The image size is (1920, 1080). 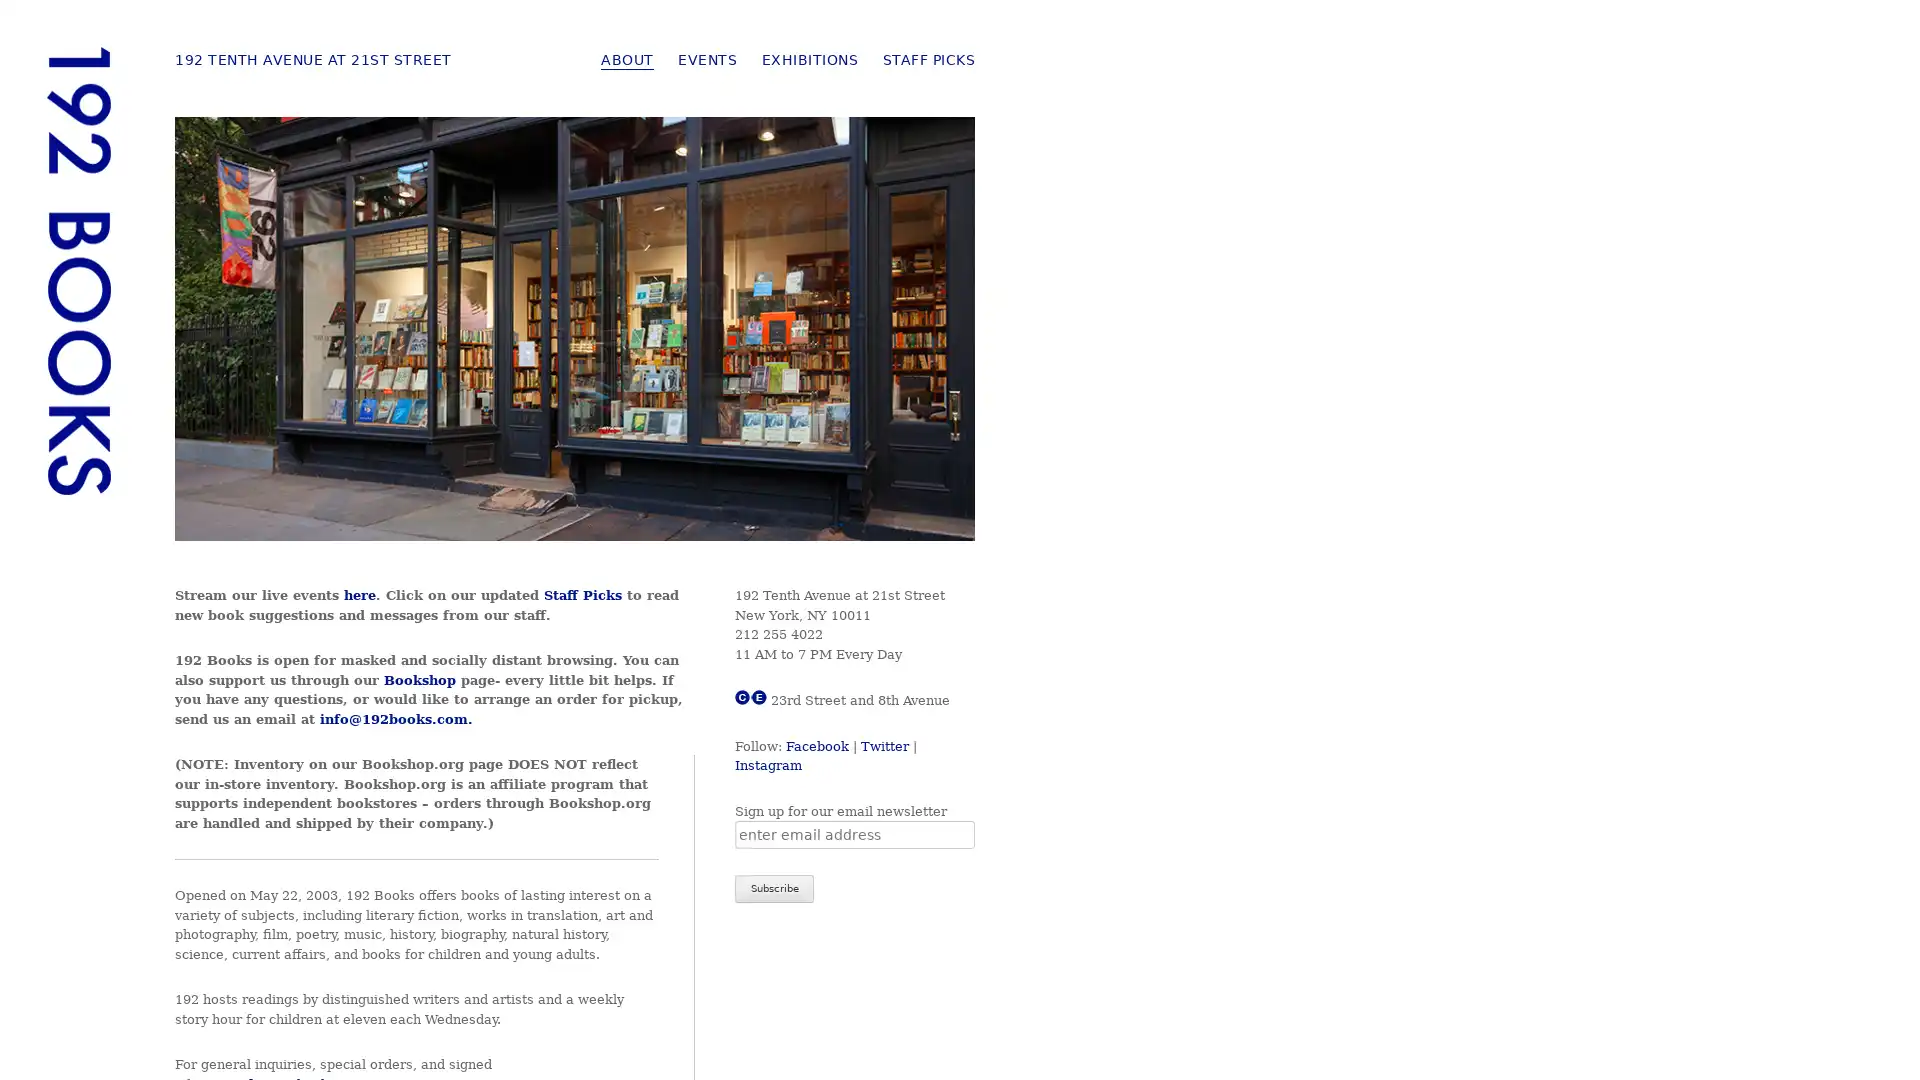 I want to click on Subscribe, so click(x=773, y=887).